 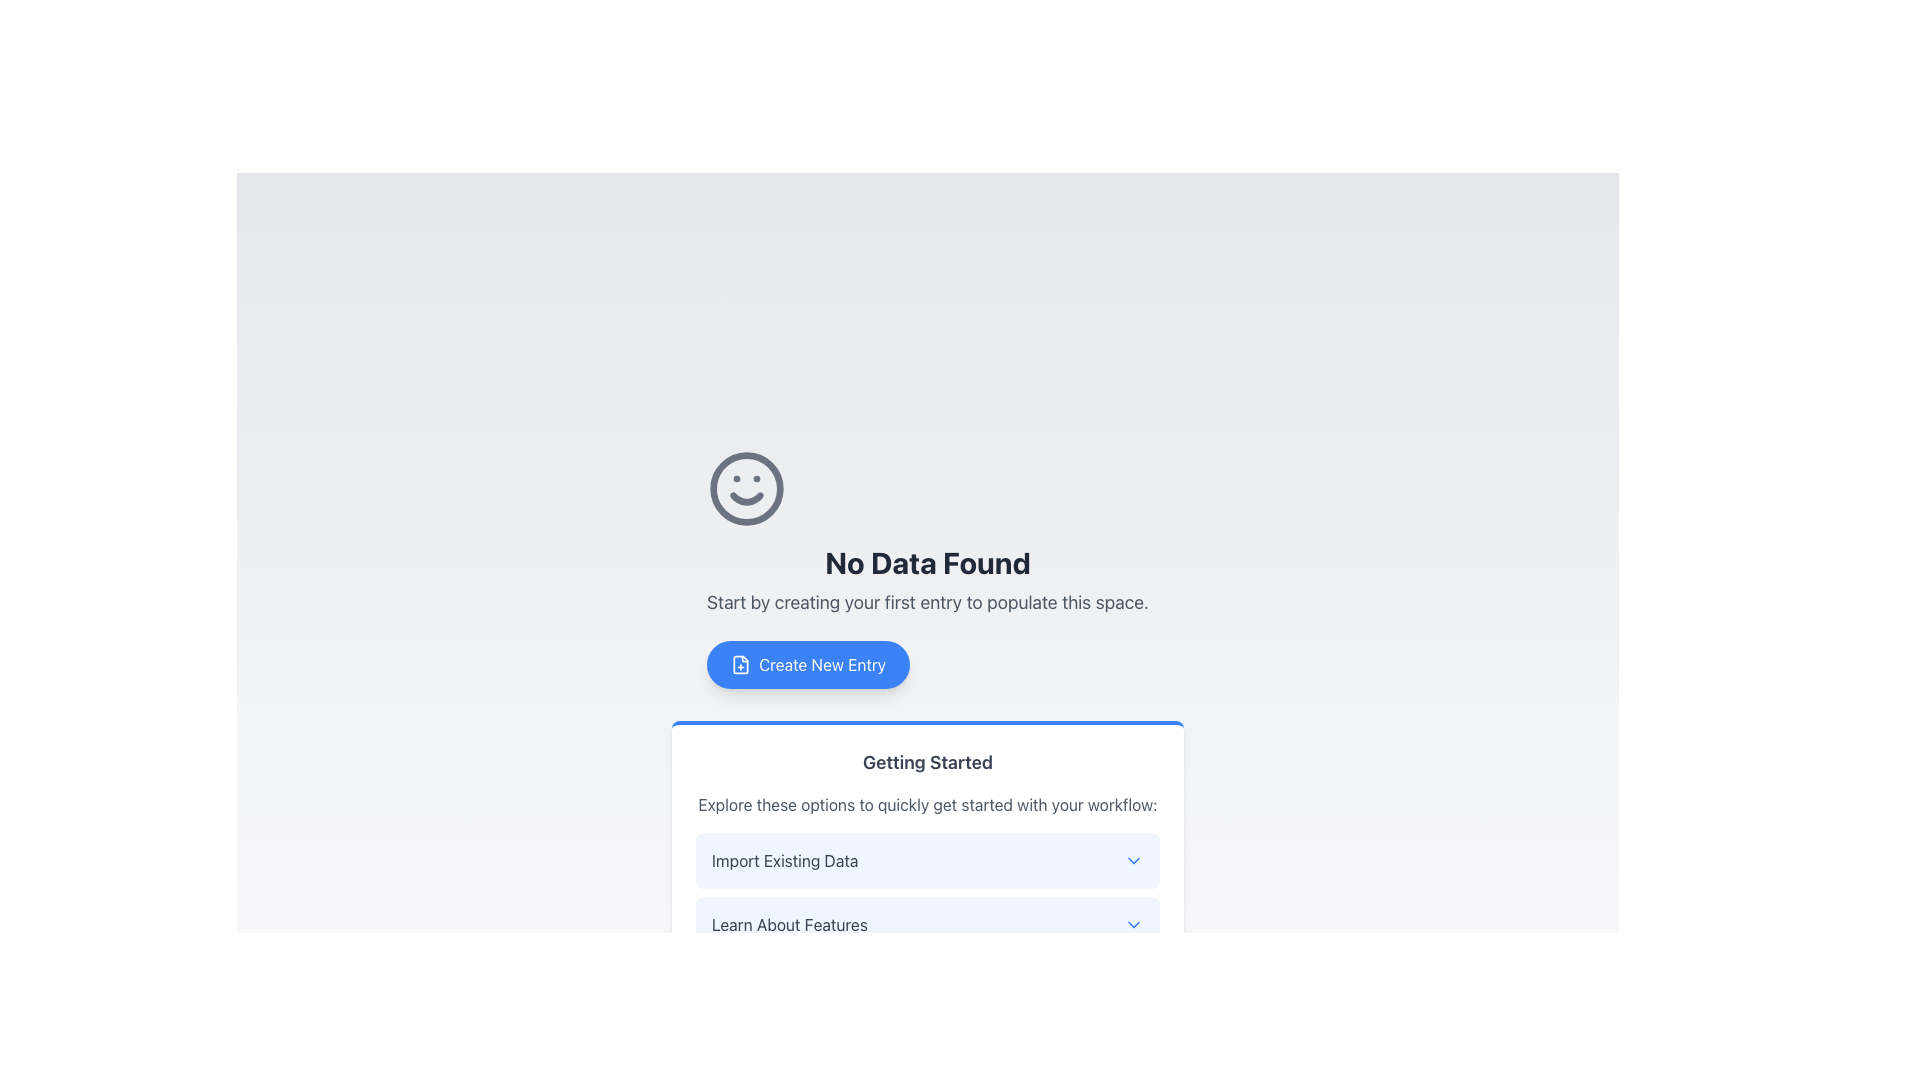 I want to click on the dropdown activator icon located to the right of the 'Learn About Features' text, so click(x=1133, y=925).